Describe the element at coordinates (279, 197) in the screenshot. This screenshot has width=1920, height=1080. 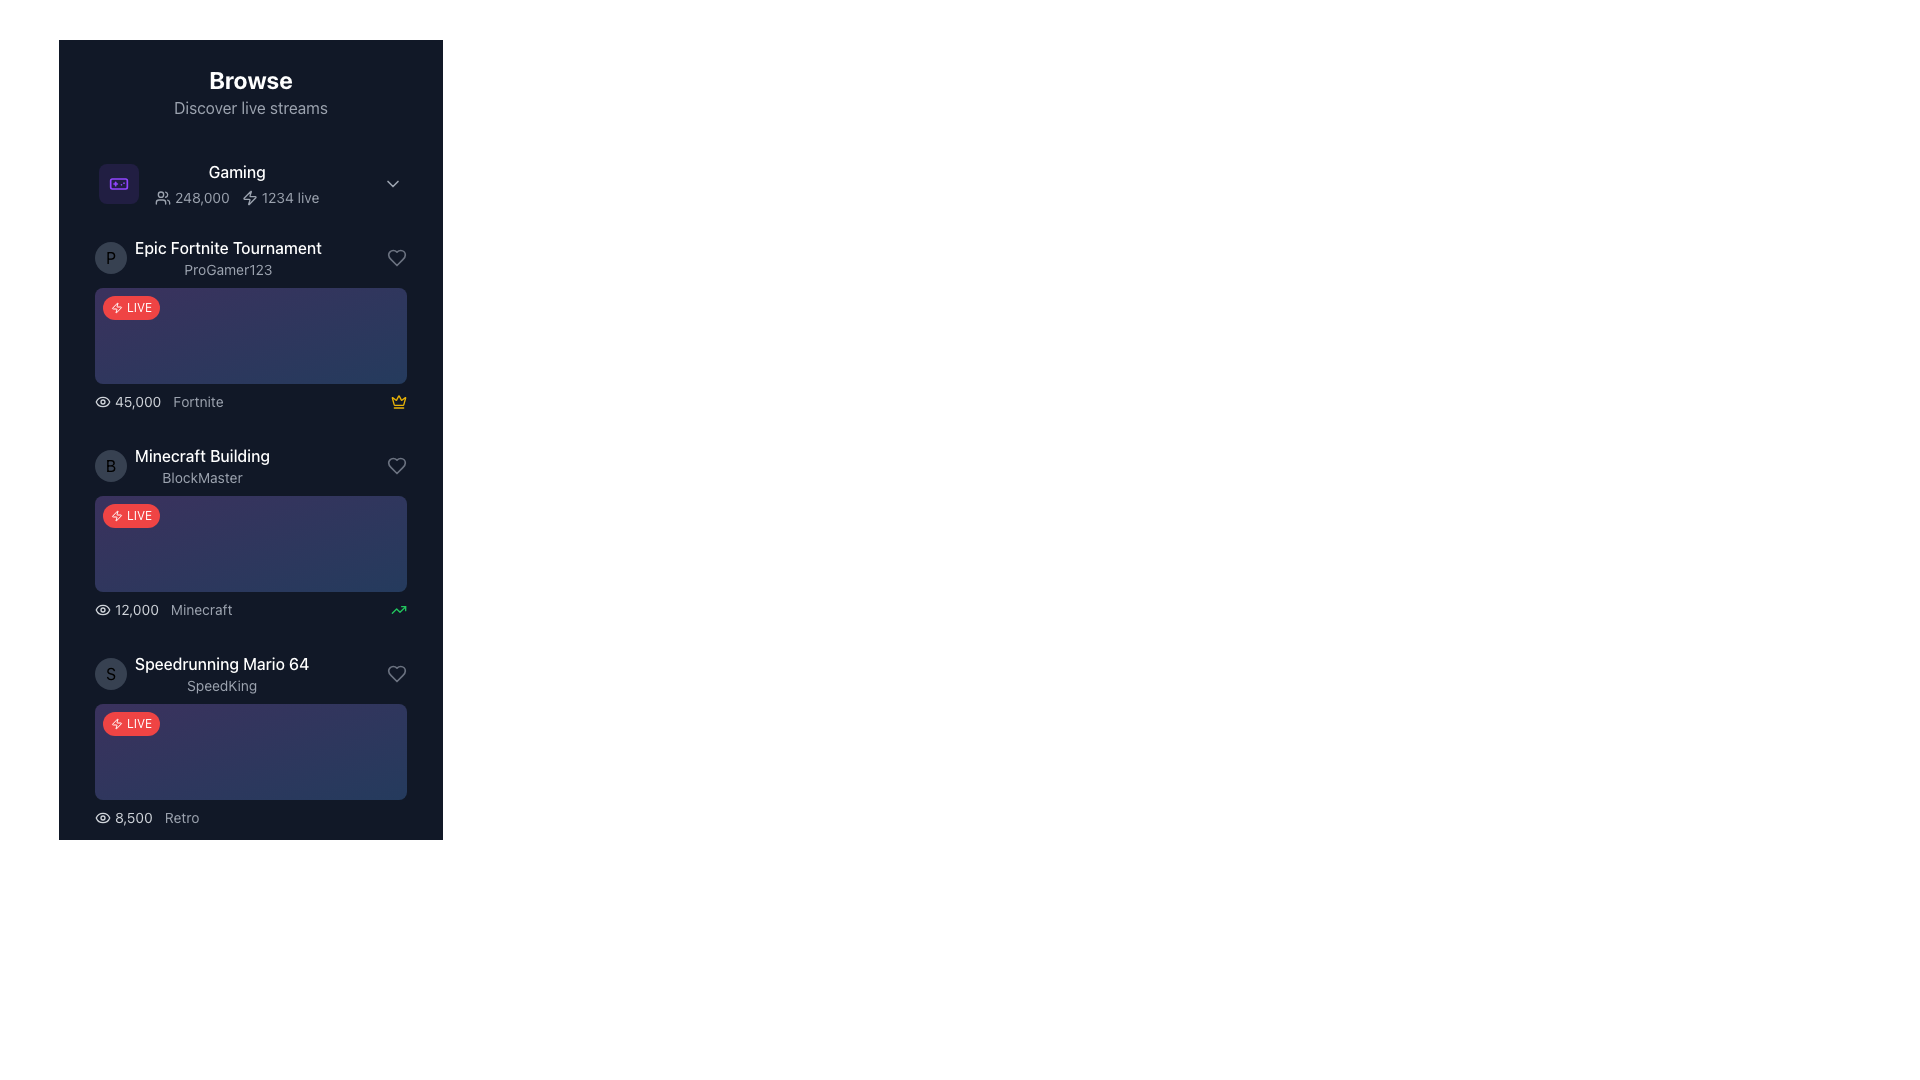
I see `live status displayed by the text '1234 live' with a lightning bolt icon, which is the last item in the metrics row adjacent to the 'Gaming' category heading` at that location.